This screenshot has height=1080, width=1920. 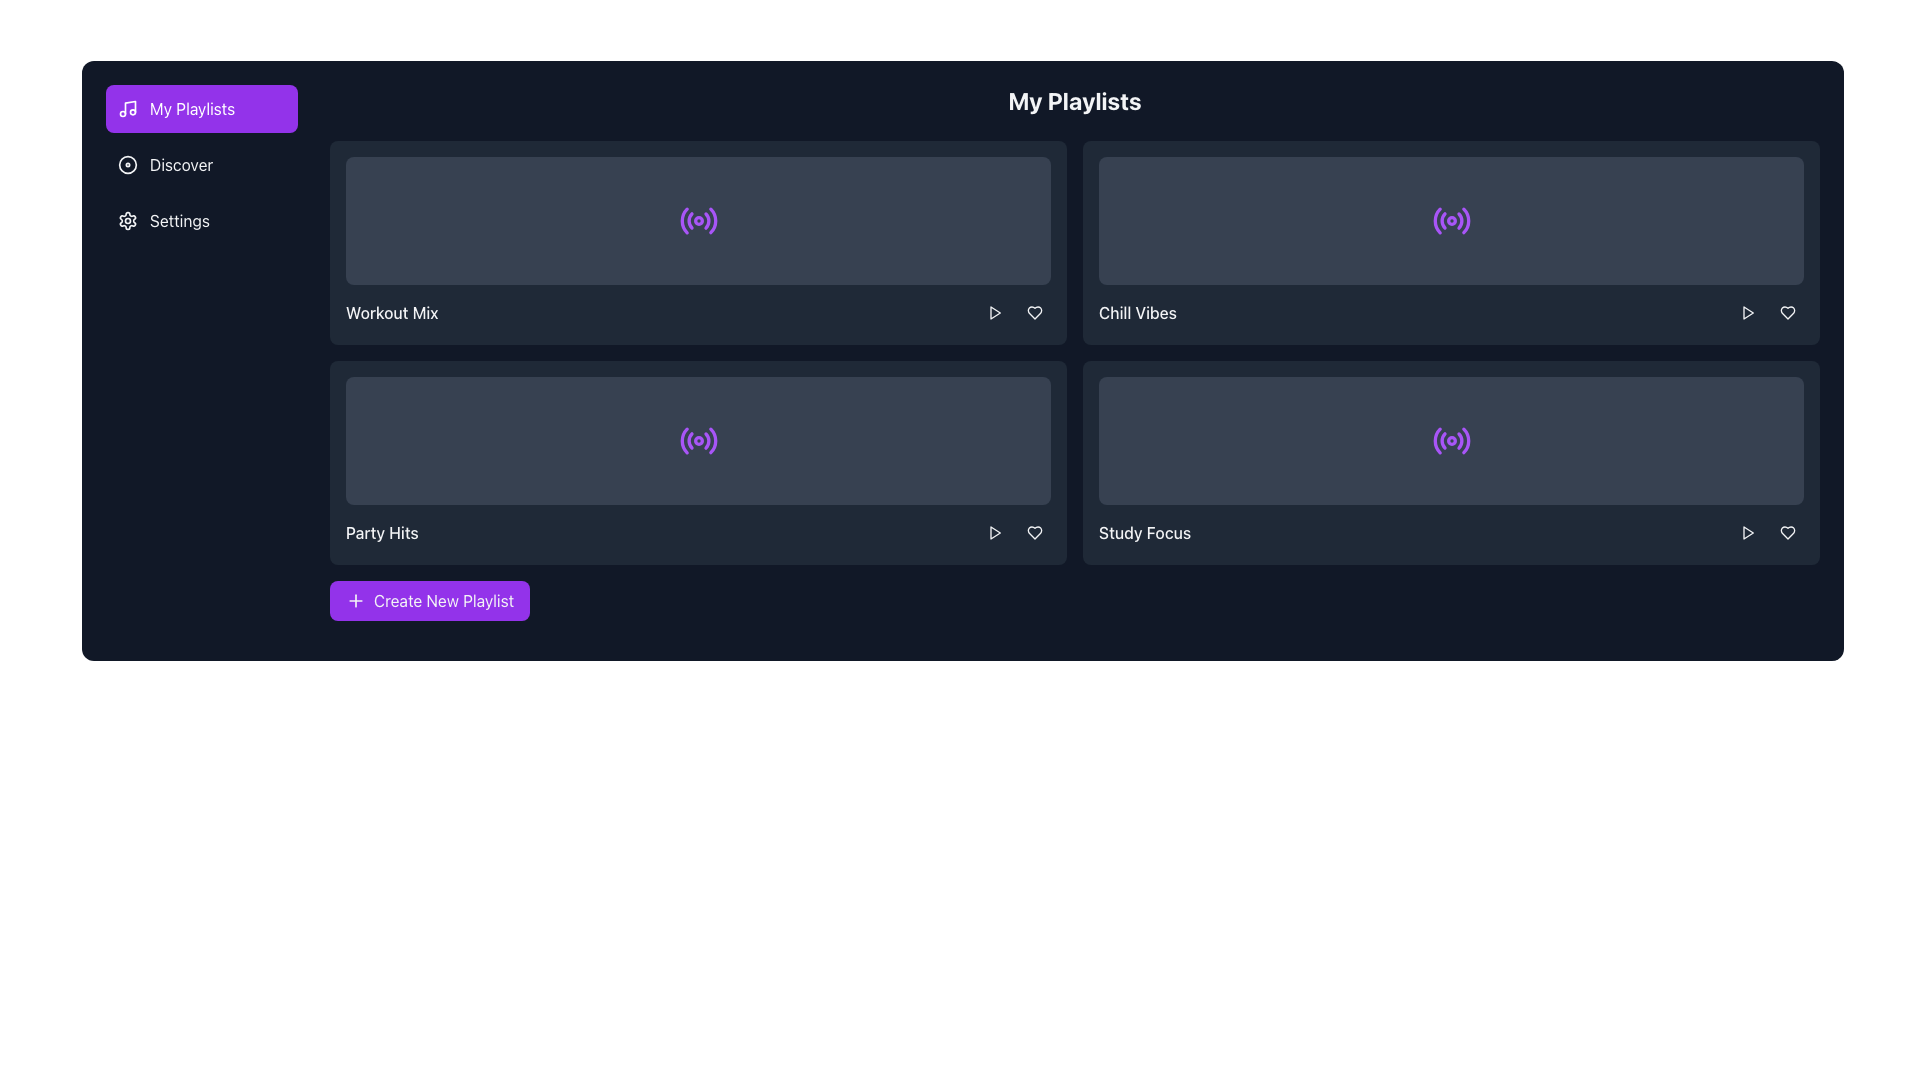 I want to click on the purple circular icon with a central dot and concentric arcs, located in the bottom-right 'Study Focus' tile of the playlist grid, so click(x=1451, y=439).